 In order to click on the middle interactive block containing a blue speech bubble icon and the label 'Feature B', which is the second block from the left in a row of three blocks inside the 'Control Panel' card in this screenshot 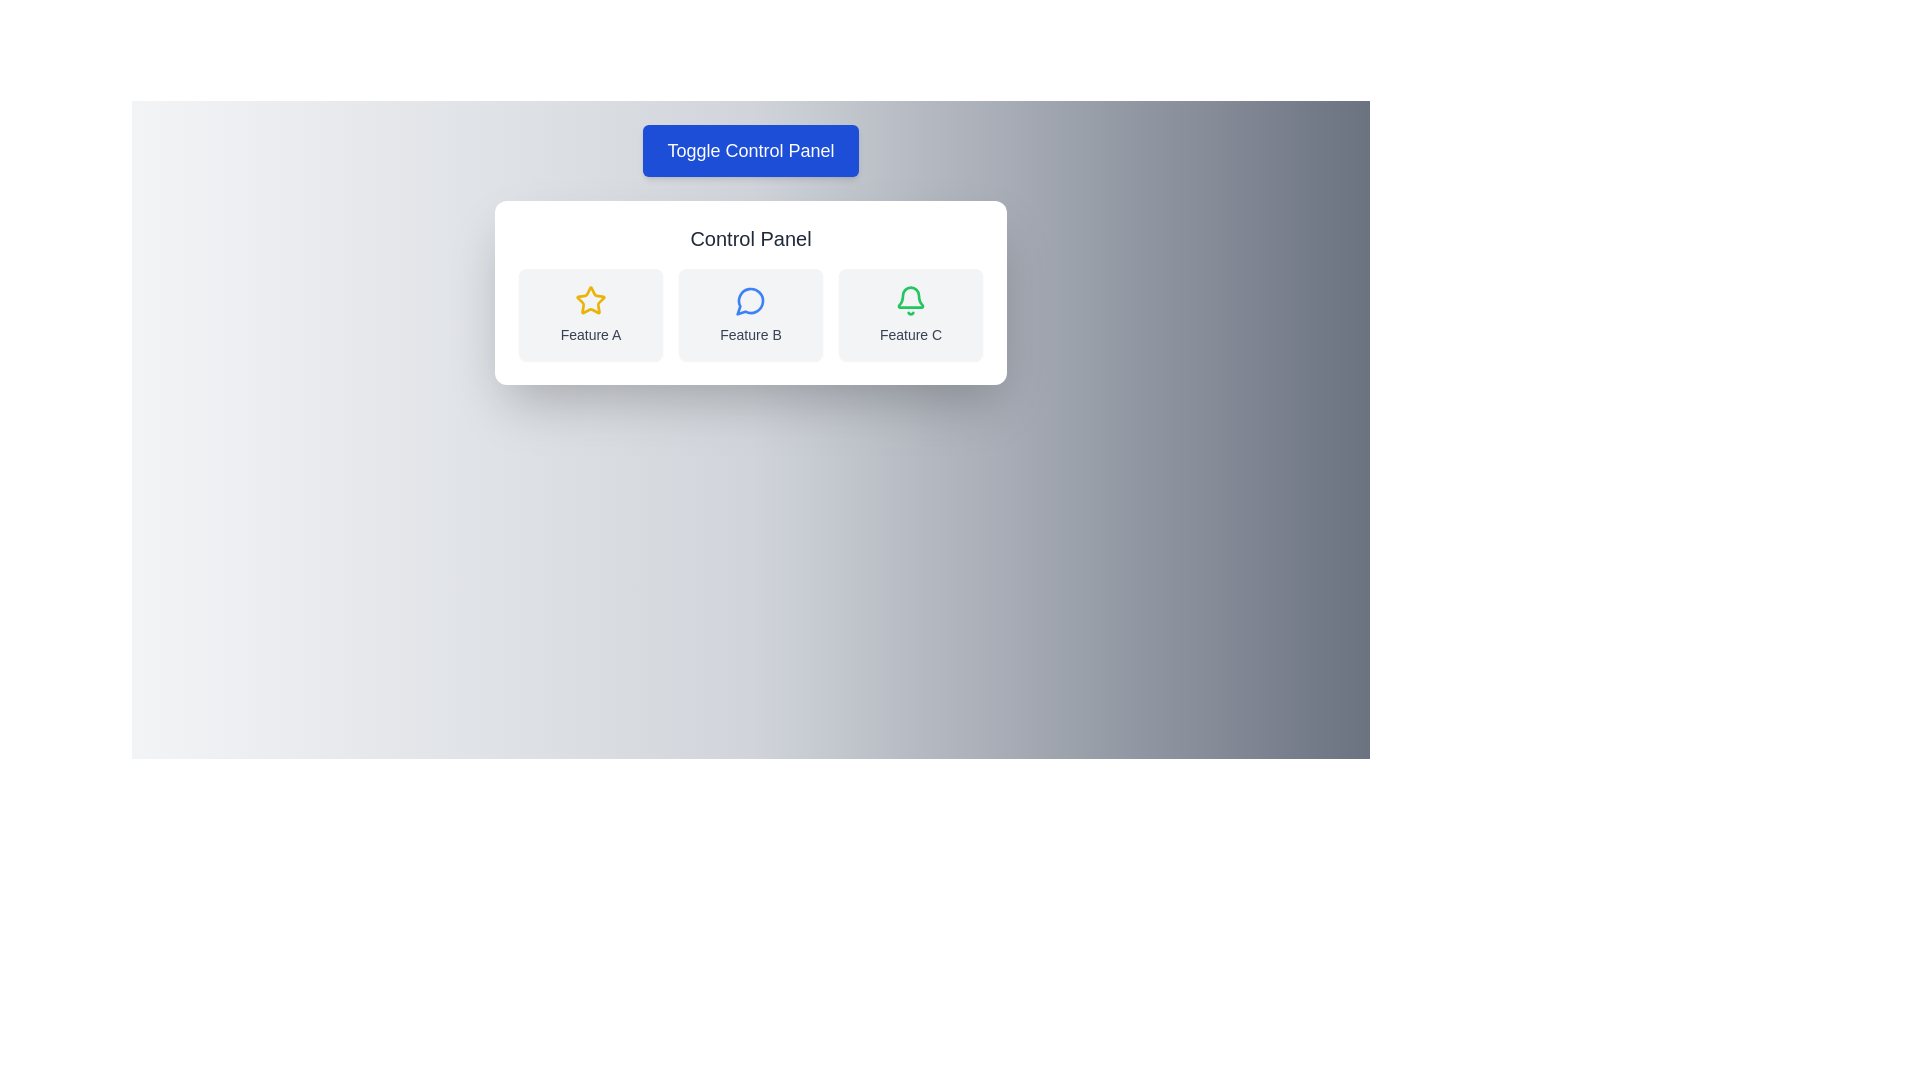, I will do `click(749, 315)`.